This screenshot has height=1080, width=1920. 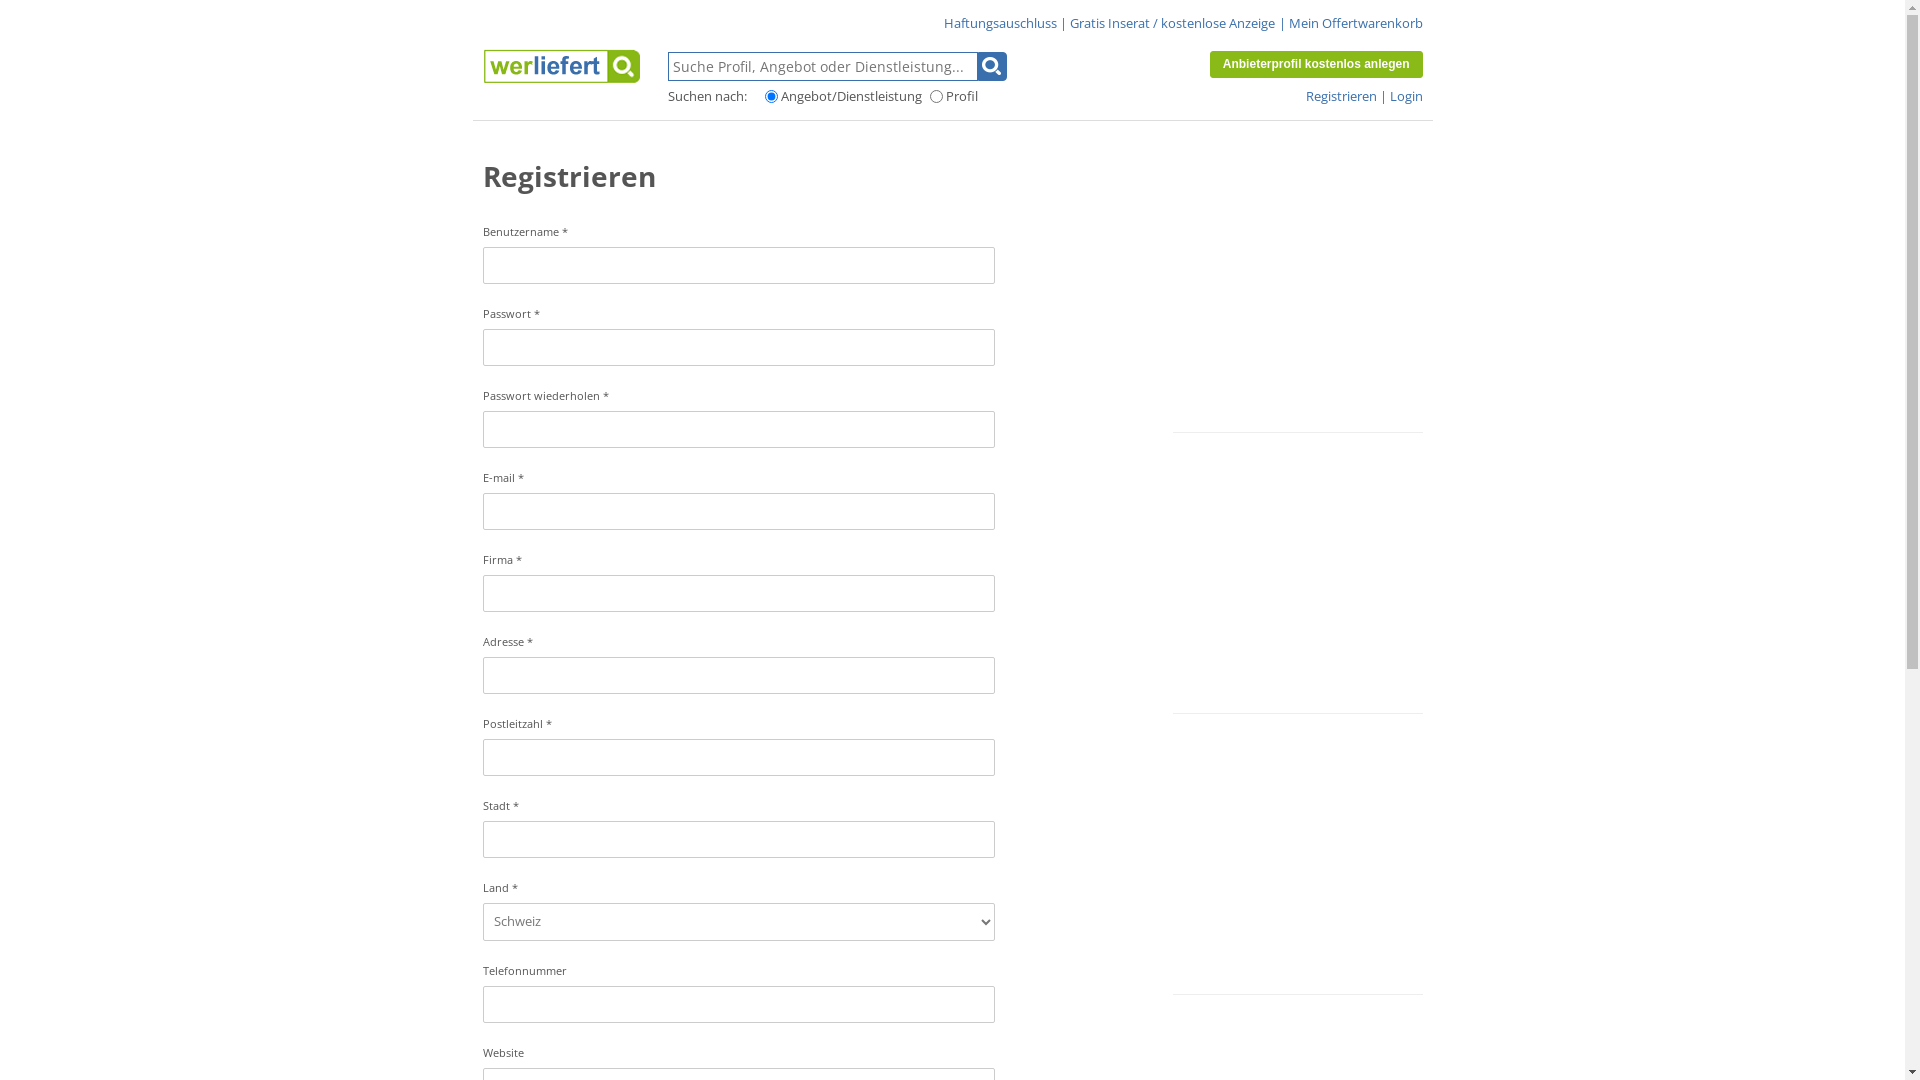 I want to click on 'Advertisement', so click(x=1296, y=292).